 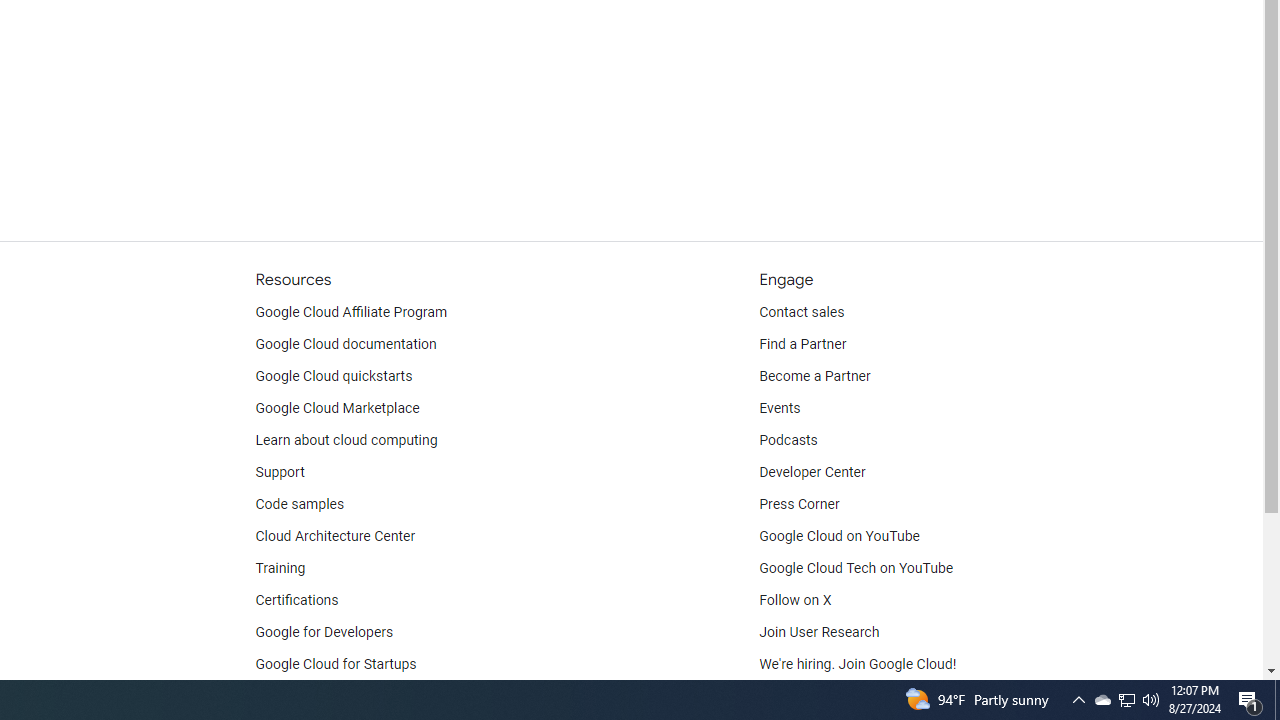 I want to click on 'Code samples', so click(x=299, y=504).